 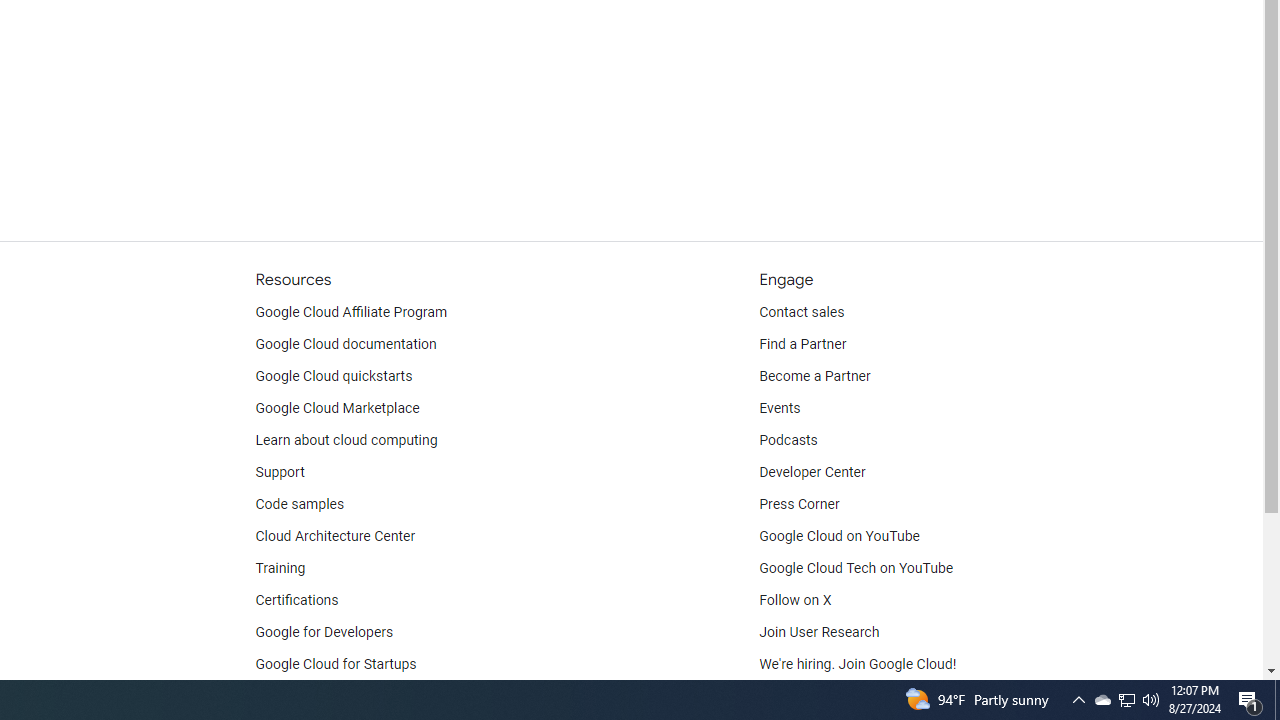 I want to click on 'Code samples', so click(x=299, y=504).